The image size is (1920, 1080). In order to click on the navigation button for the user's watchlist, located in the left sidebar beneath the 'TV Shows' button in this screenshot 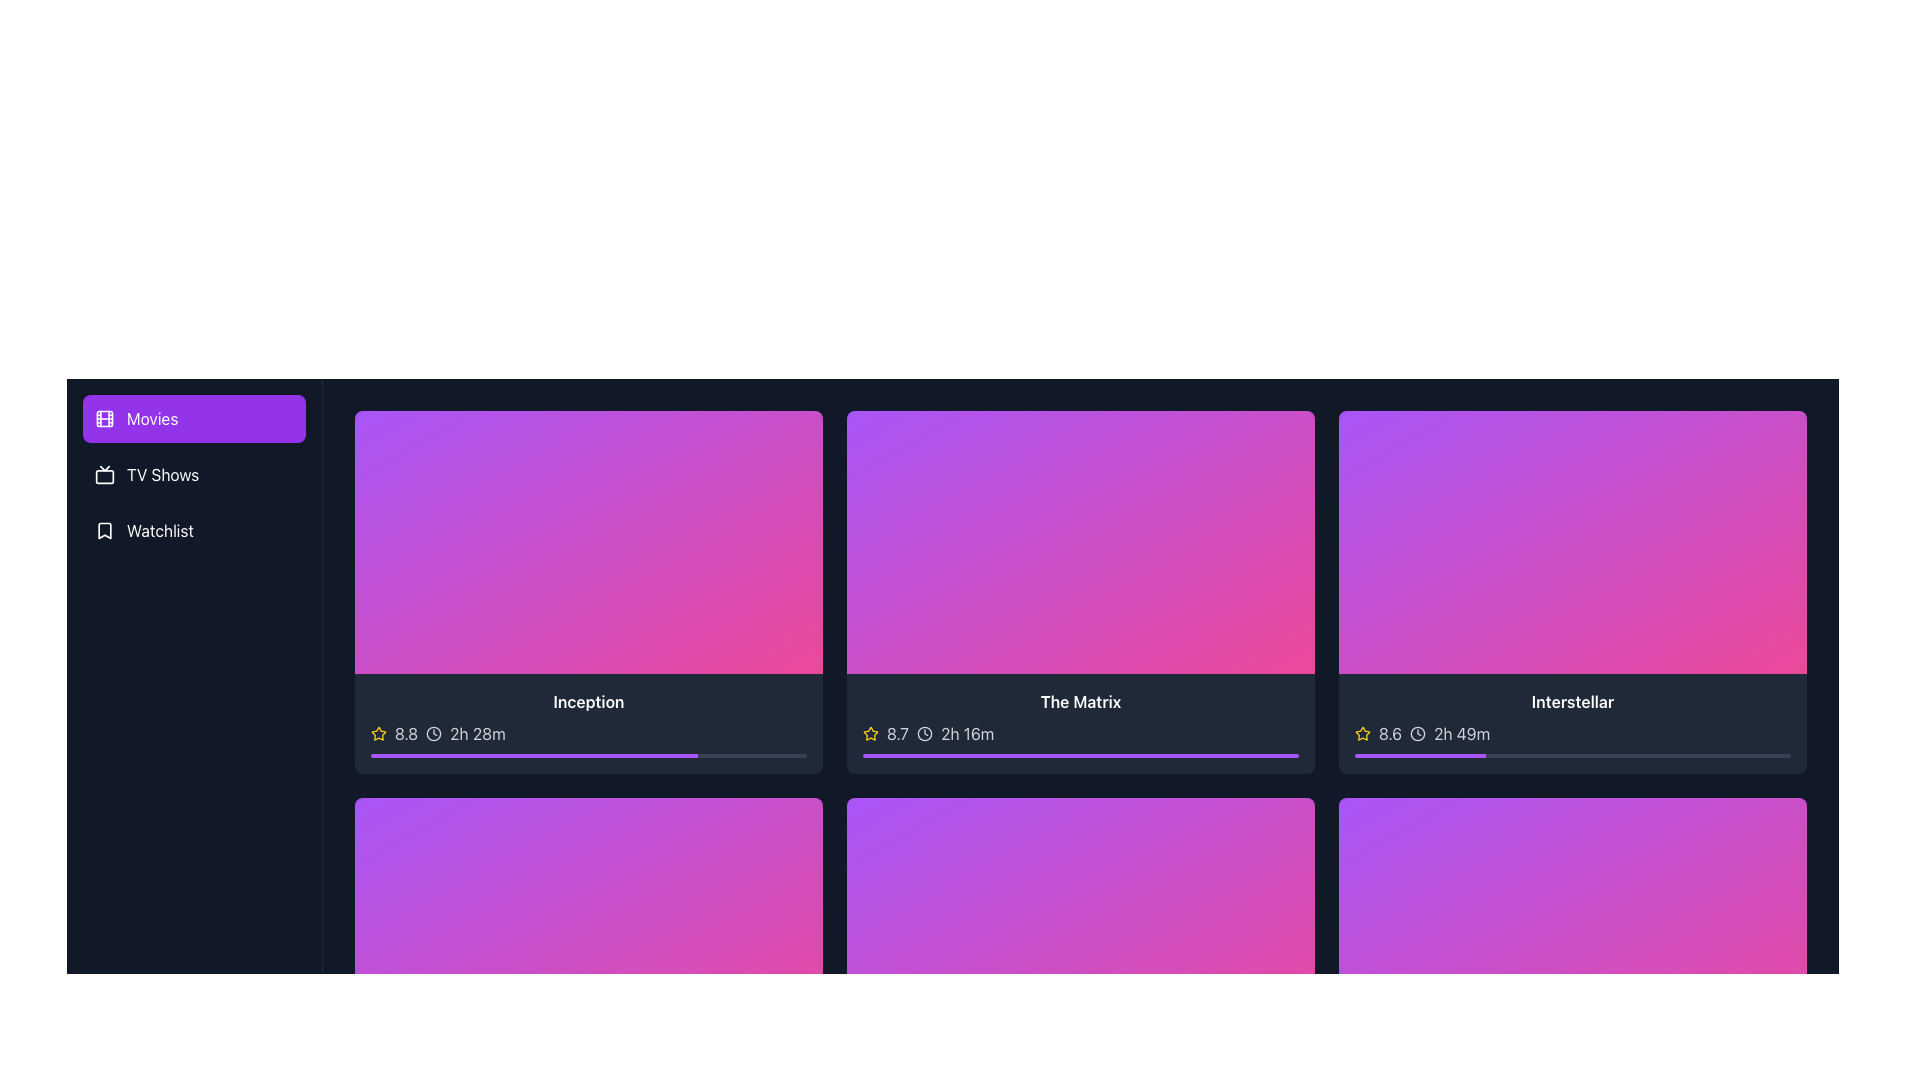, I will do `click(194, 530)`.